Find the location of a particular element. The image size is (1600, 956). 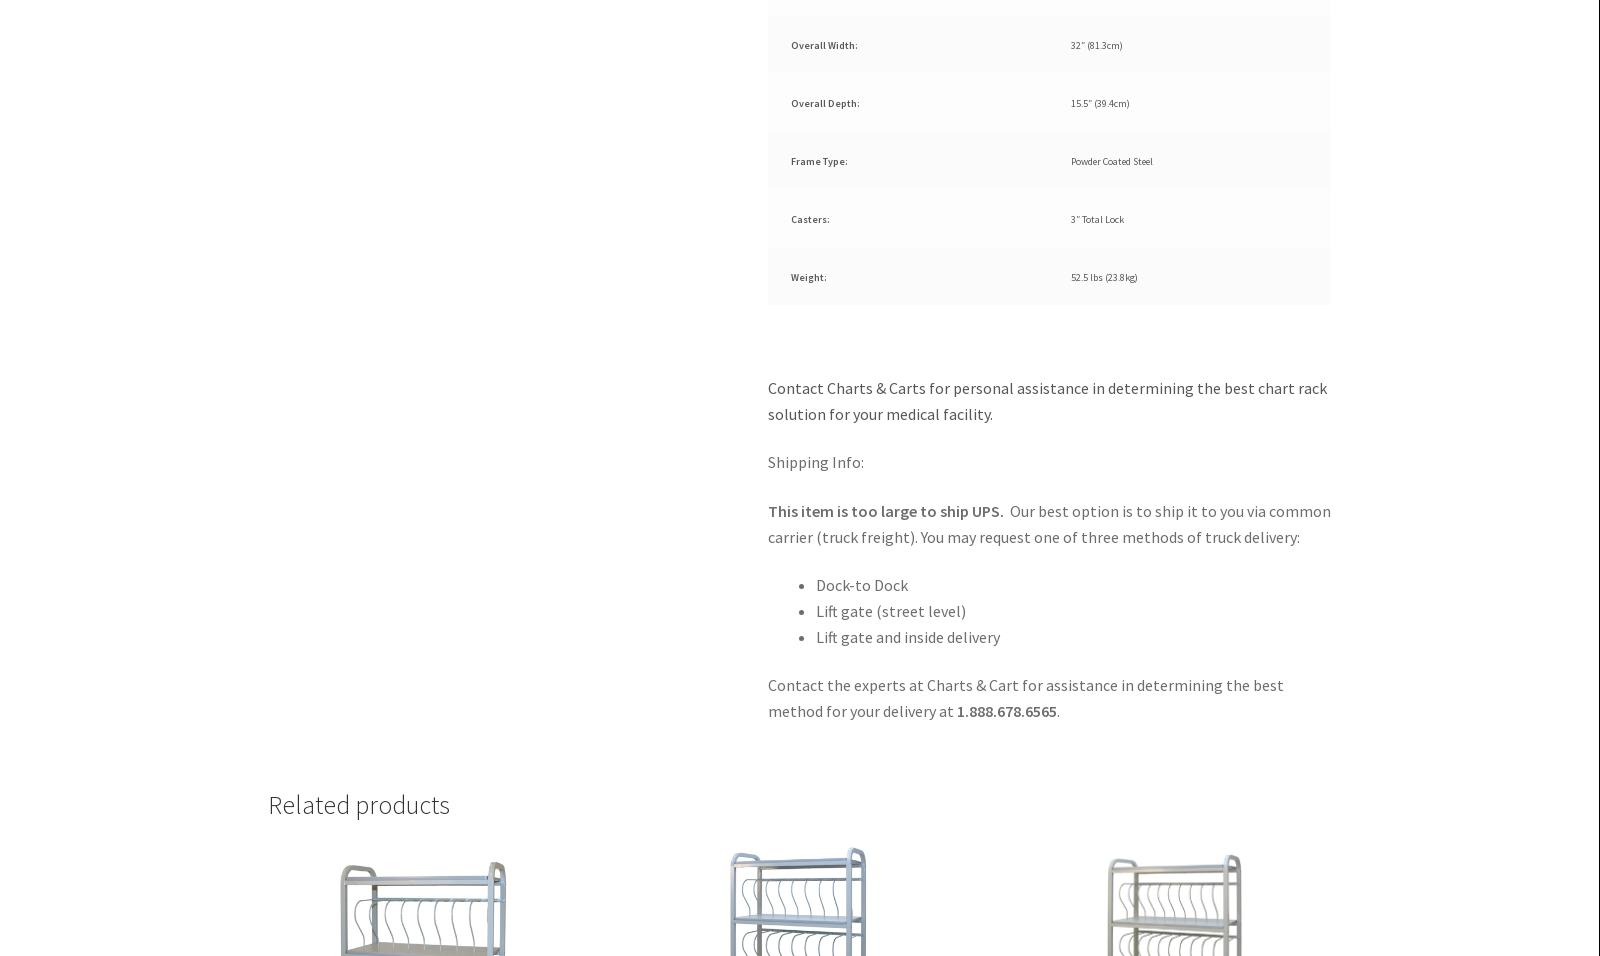

'Lift gate (street level)' is located at coordinates (890, 610).